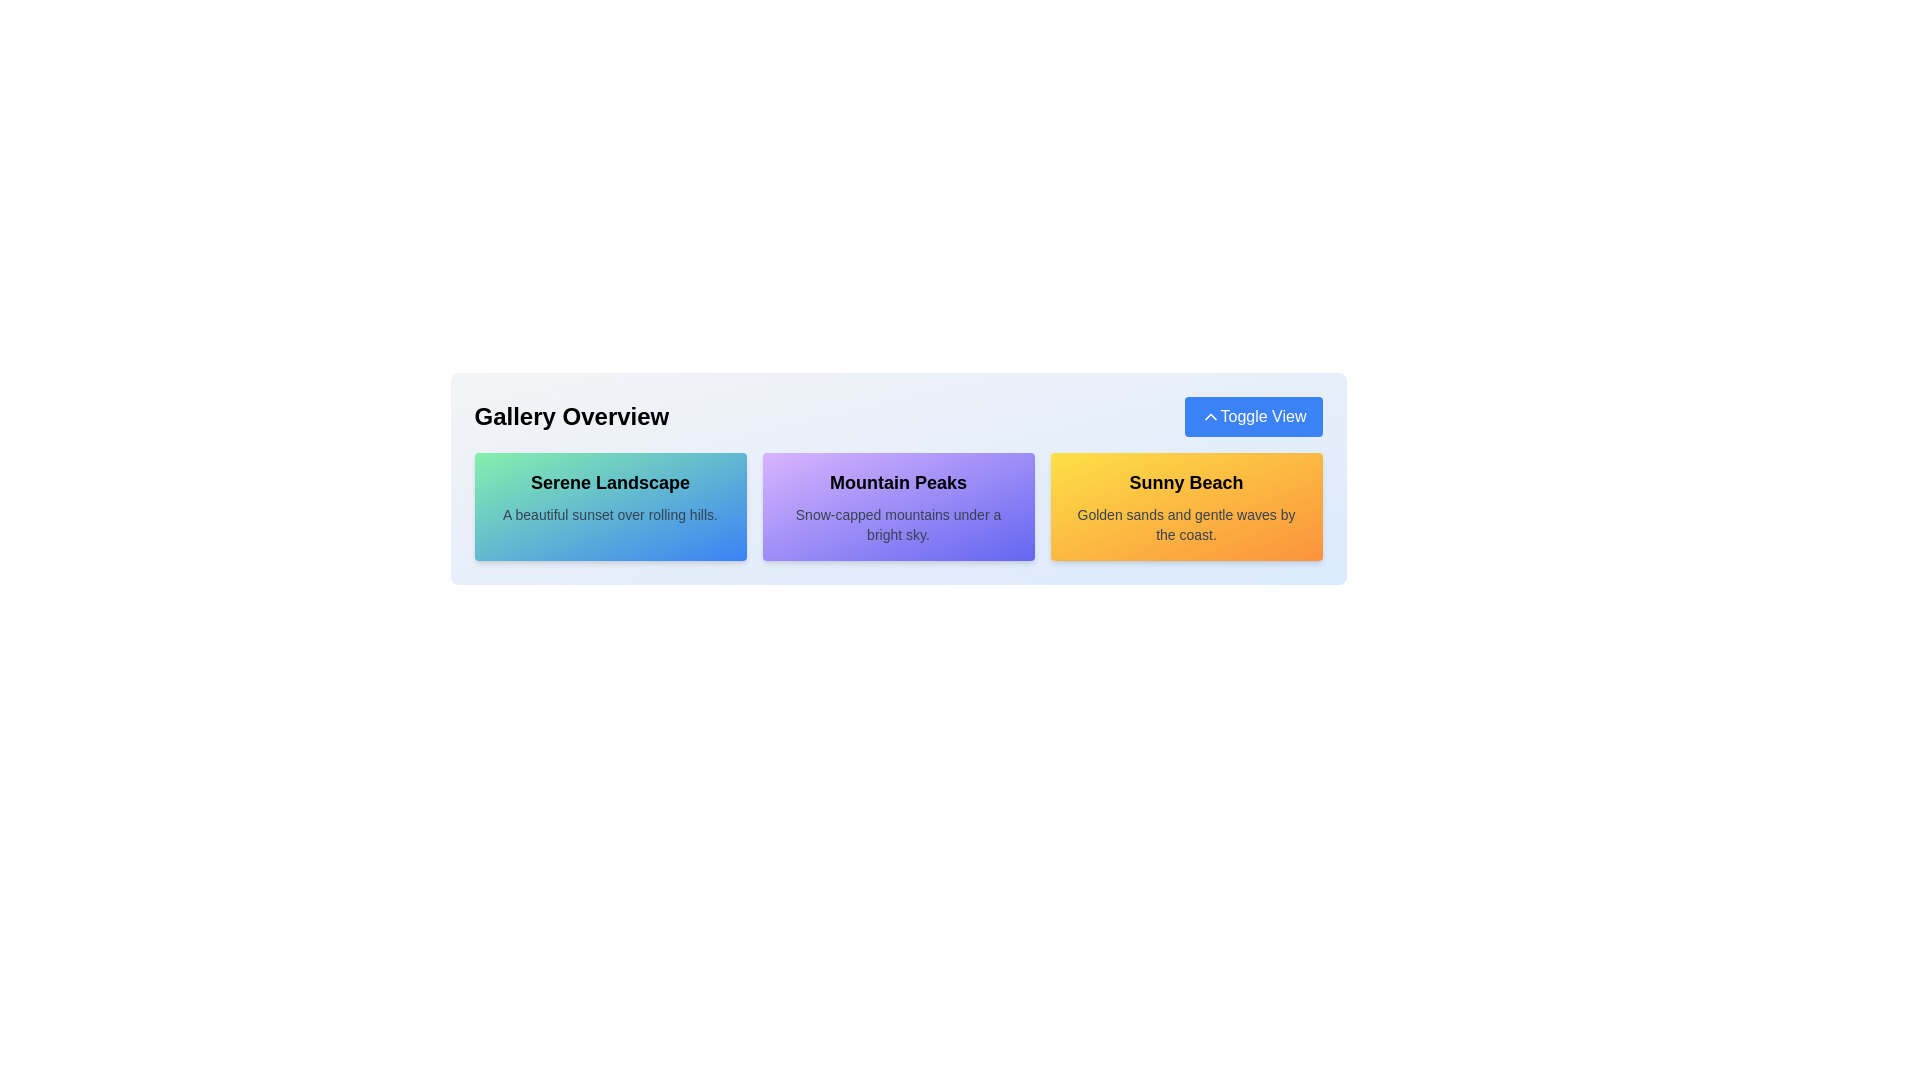 Image resolution: width=1920 pixels, height=1080 pixels. I want to click on the non-interactive descriptive text block located beneath the title 'Serene Landscape' within the first card of a row of cards, so click(609, 514).